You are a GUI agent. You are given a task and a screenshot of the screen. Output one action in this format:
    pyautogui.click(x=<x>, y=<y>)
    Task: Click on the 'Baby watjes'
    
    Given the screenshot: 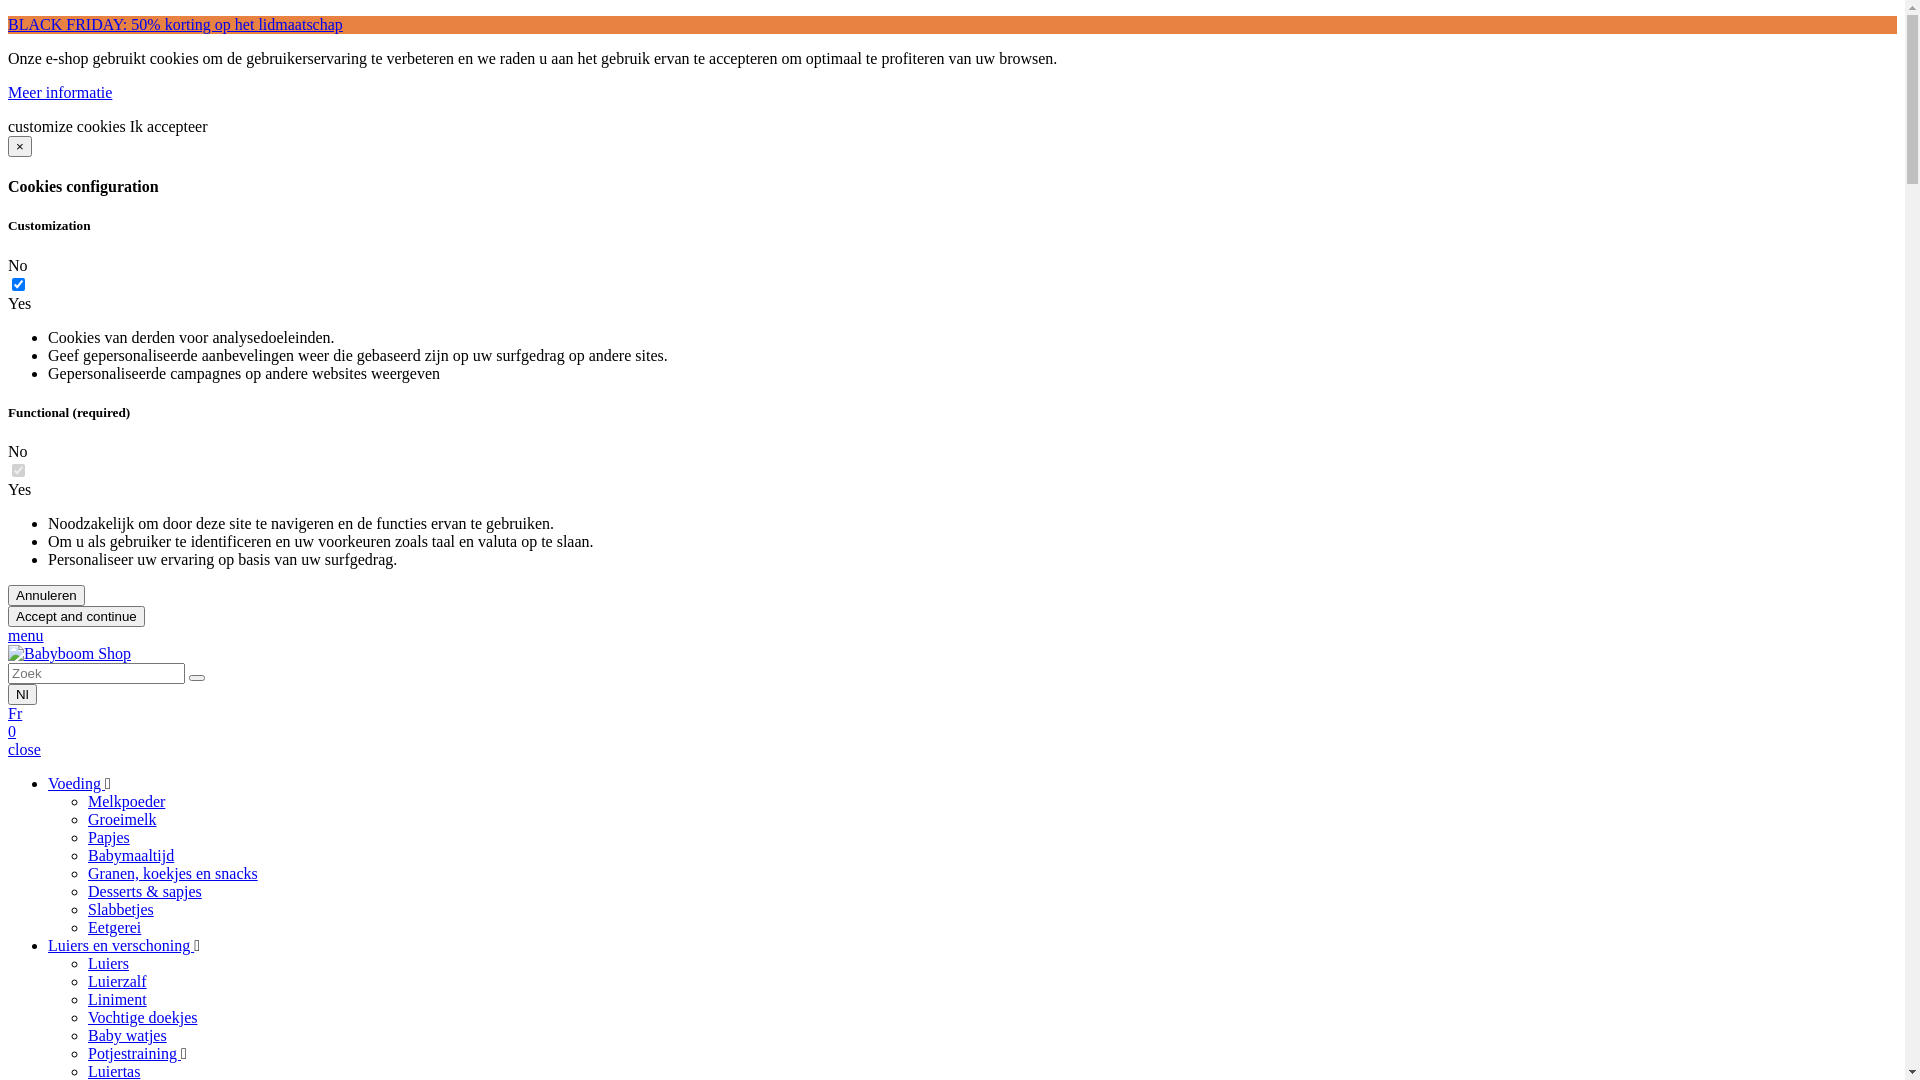 What is the action you would take?
    pyautogui.click(x=126, y=1035)
    